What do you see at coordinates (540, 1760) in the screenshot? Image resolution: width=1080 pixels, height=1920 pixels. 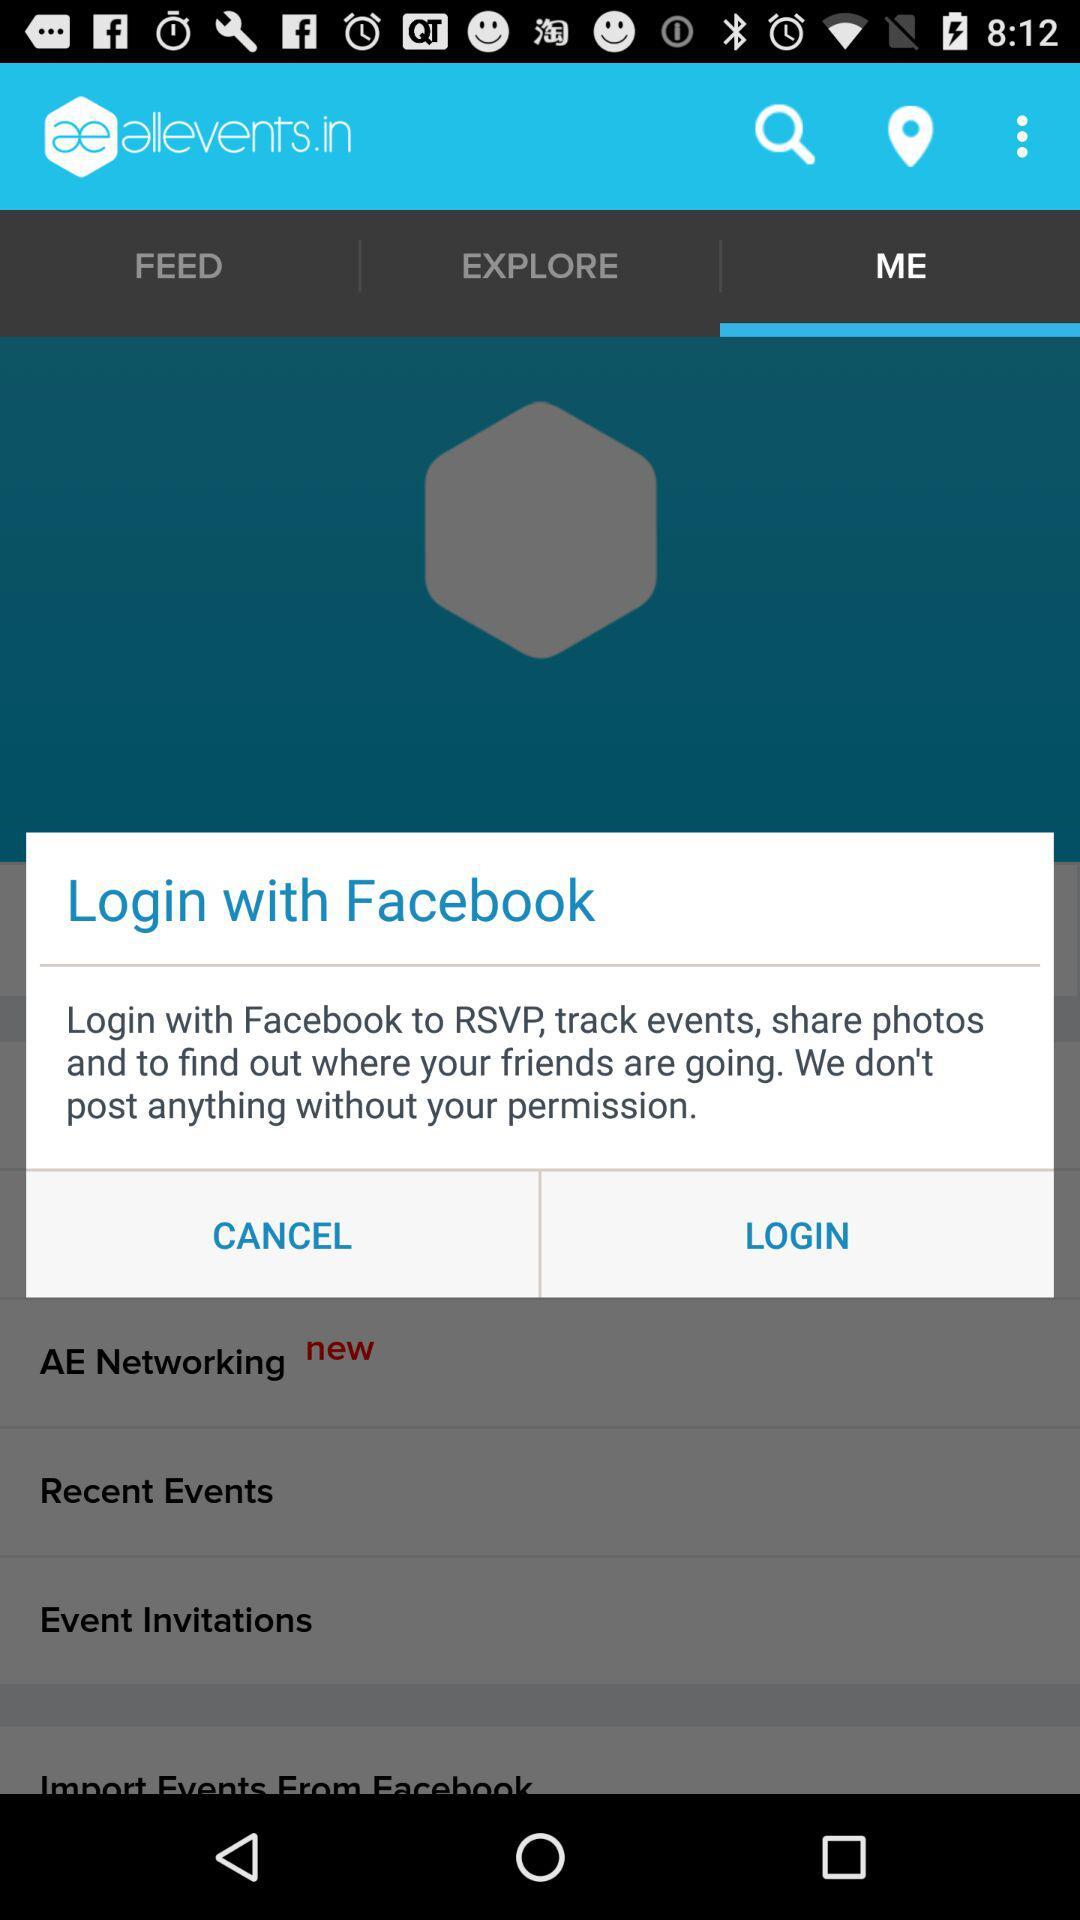 I see `the import events from` at bounding box center [540, 1760].